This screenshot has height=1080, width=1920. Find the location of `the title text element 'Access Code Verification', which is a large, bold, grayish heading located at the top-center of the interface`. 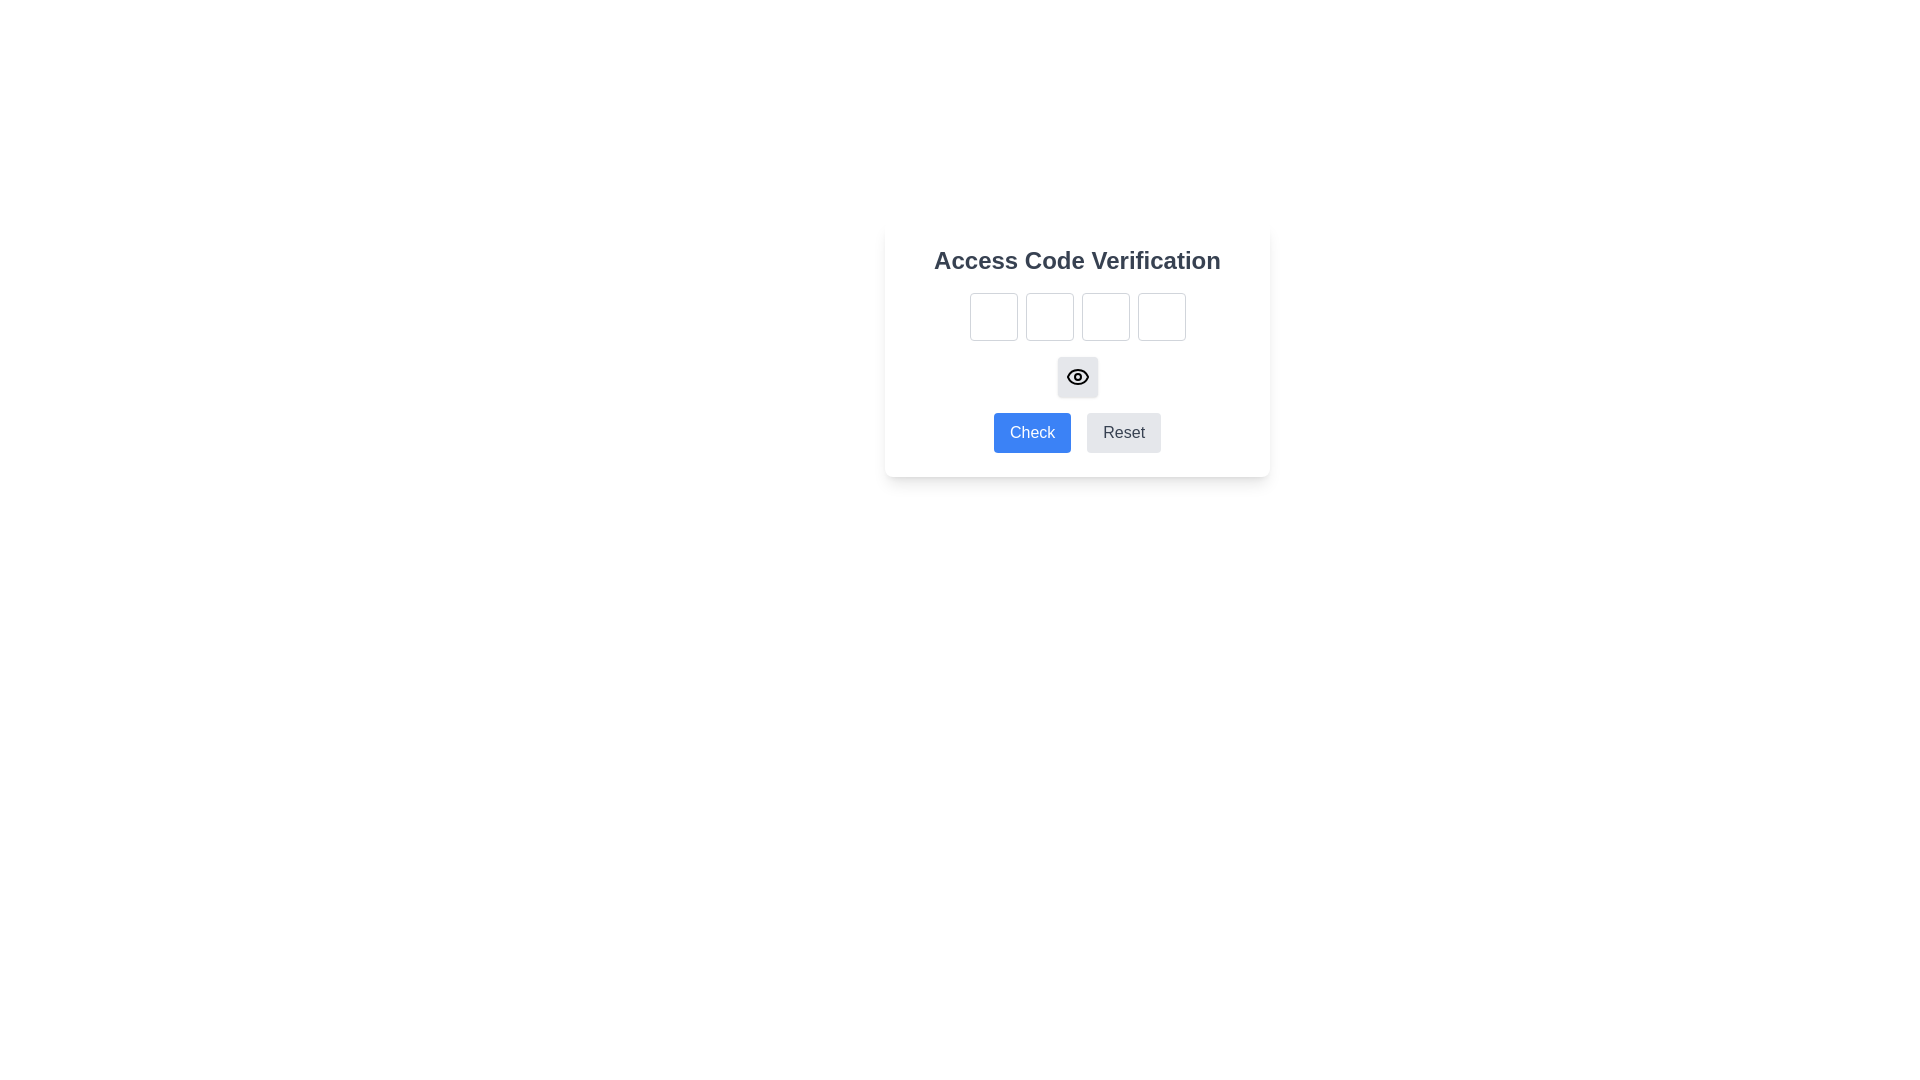

the title text element 'Access Code Verification', which is a large, bold, grayish heading located at the top-center of the interface is located at coordinates (1076, 260).